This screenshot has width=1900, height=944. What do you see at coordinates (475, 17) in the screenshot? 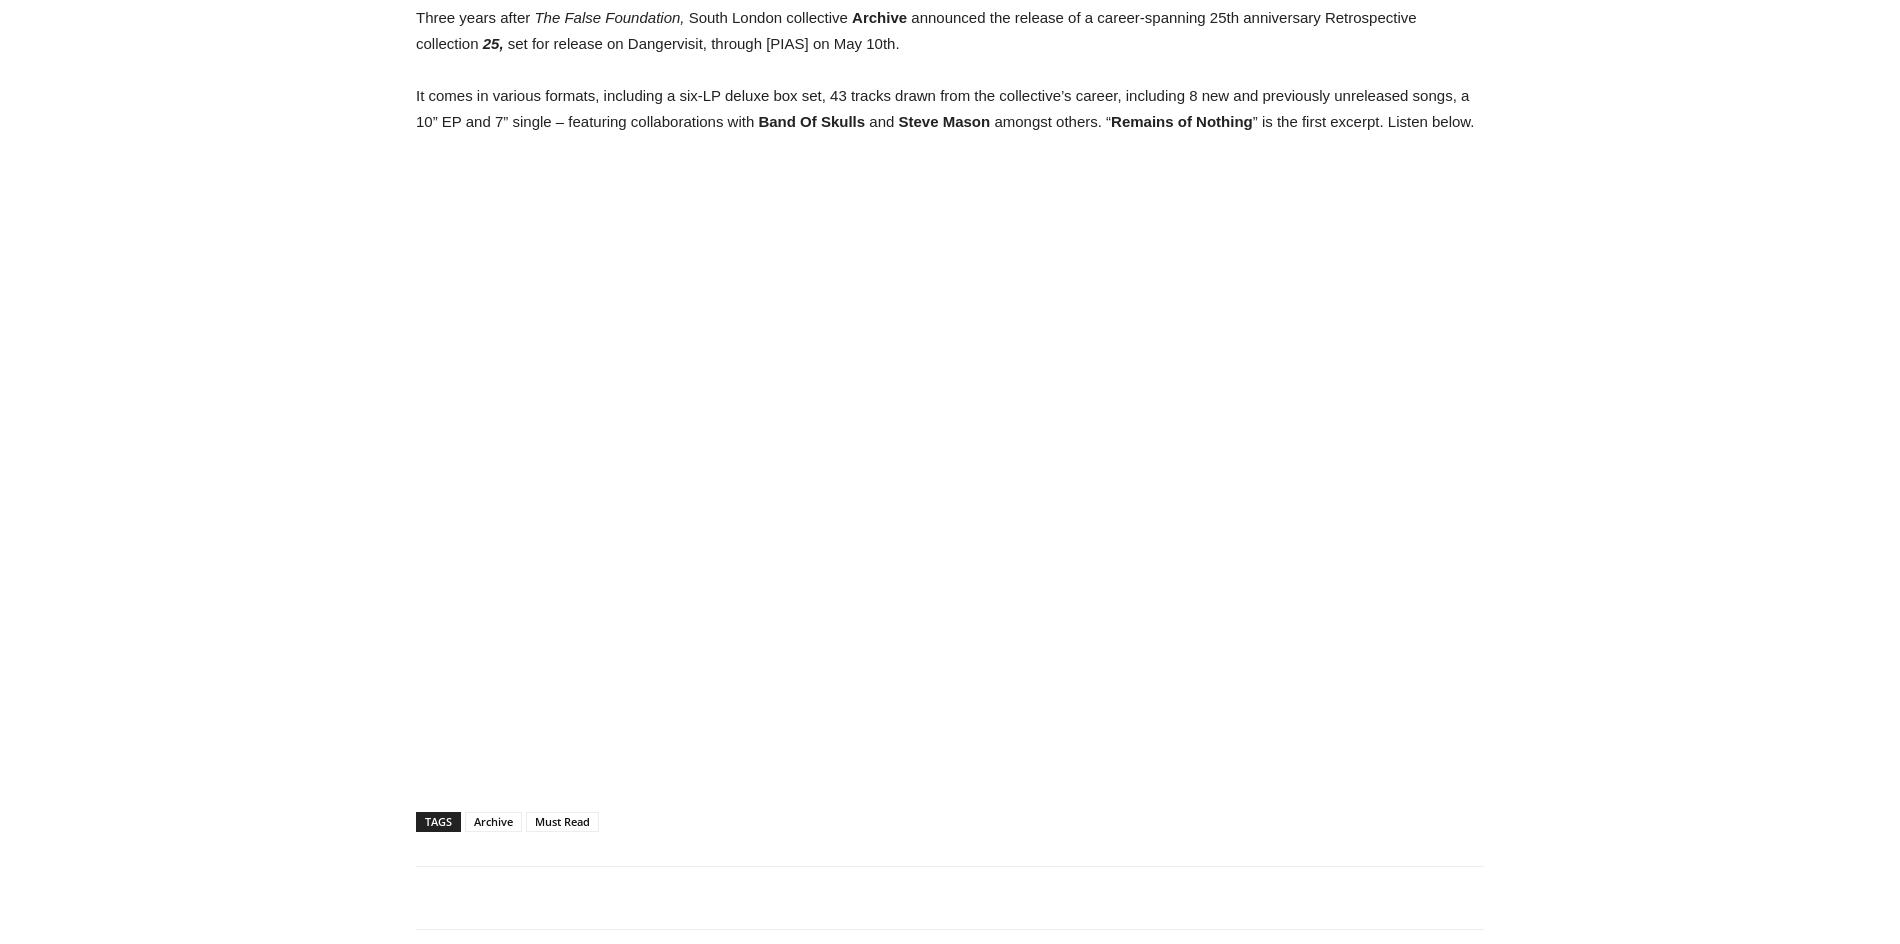
I see `'Three years after'` at bounding box center [475, 17].